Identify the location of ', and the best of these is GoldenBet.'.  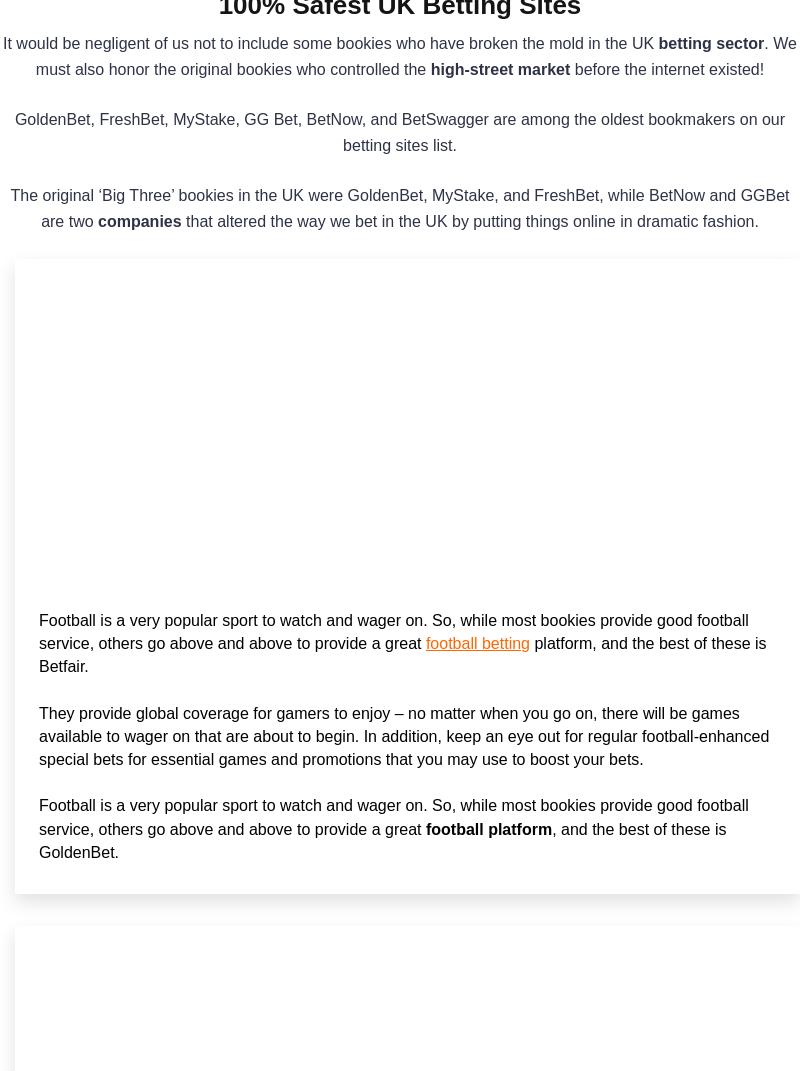
(38, 838).